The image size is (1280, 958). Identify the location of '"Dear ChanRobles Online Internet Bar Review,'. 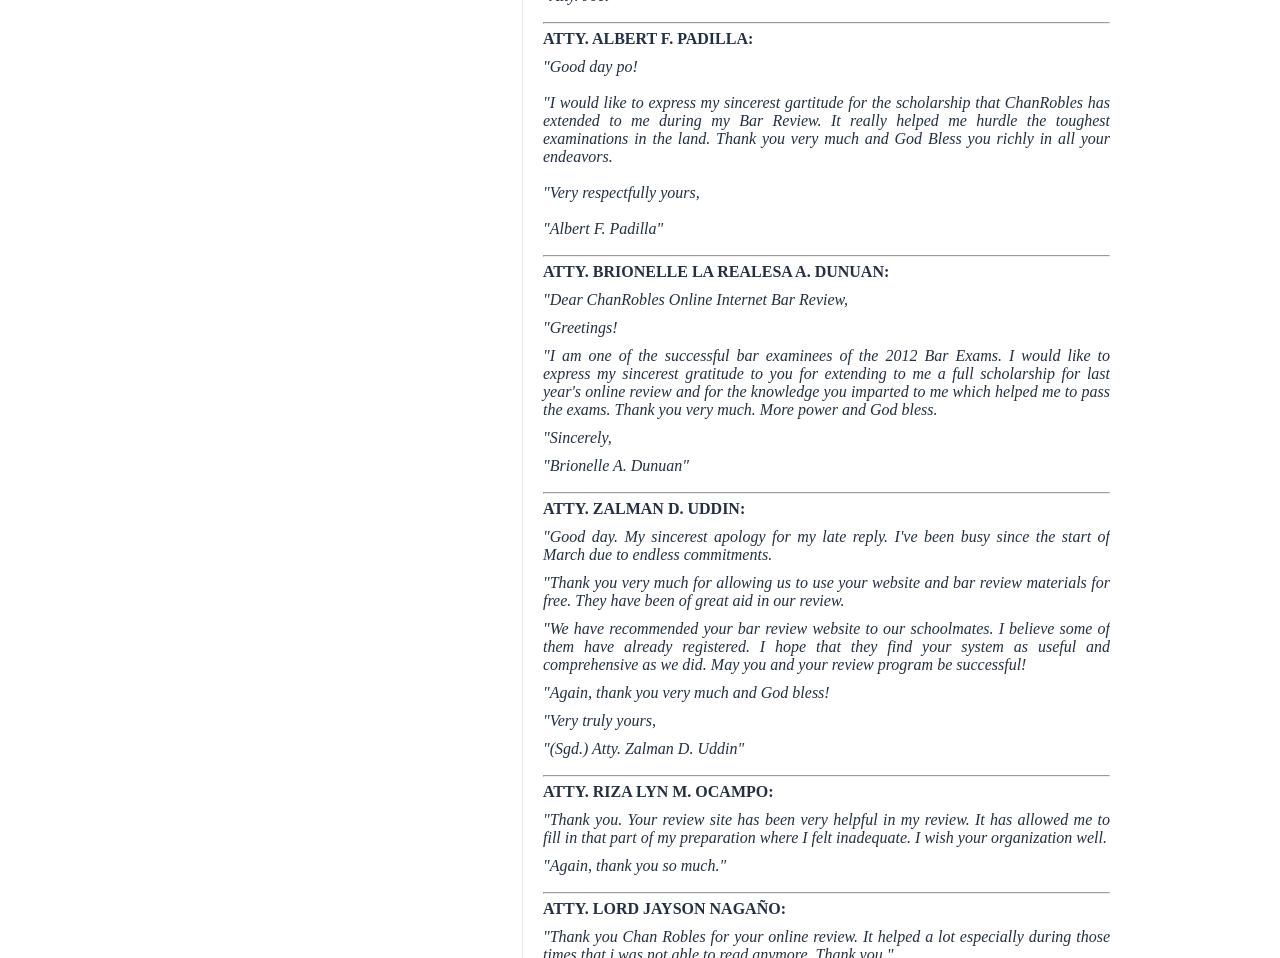
(695, 299).